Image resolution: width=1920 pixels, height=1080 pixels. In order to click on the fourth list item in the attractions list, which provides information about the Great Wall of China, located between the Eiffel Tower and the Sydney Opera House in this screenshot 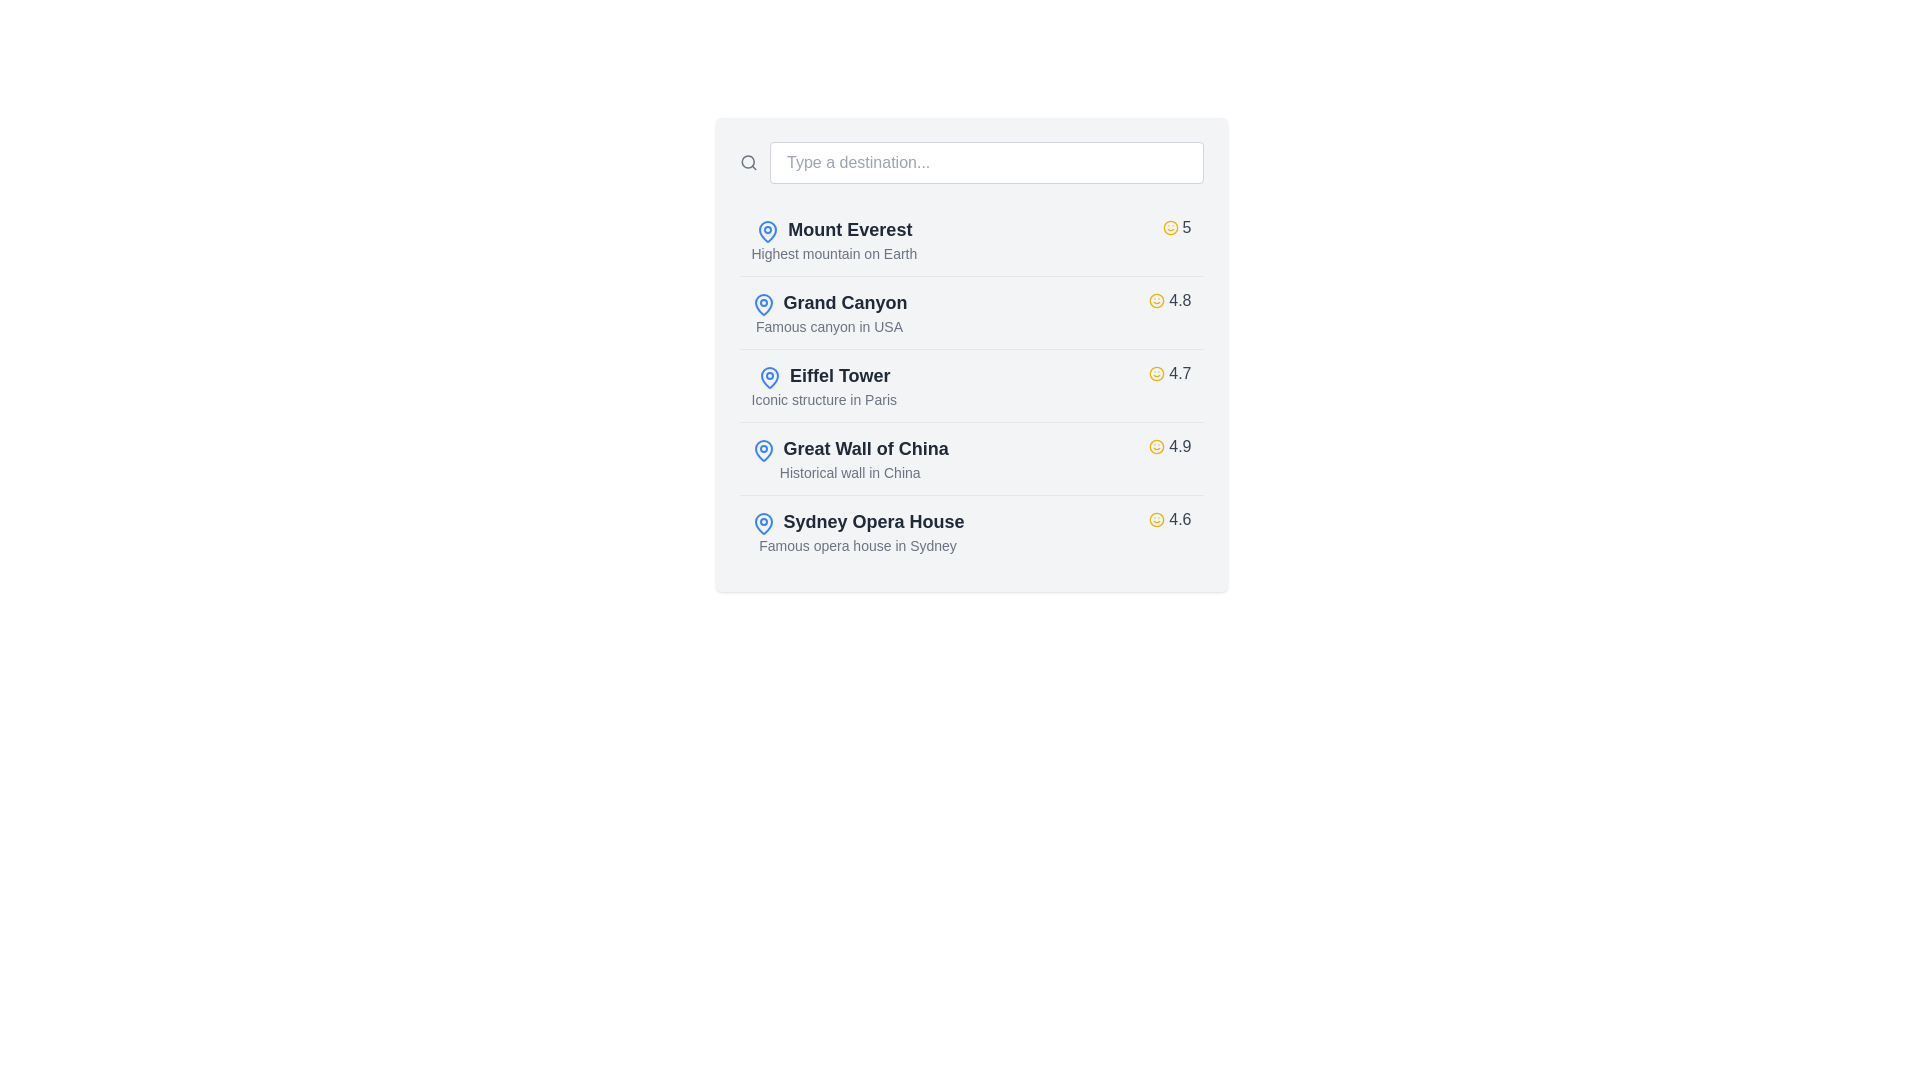, I will do `click(971, 458)`.